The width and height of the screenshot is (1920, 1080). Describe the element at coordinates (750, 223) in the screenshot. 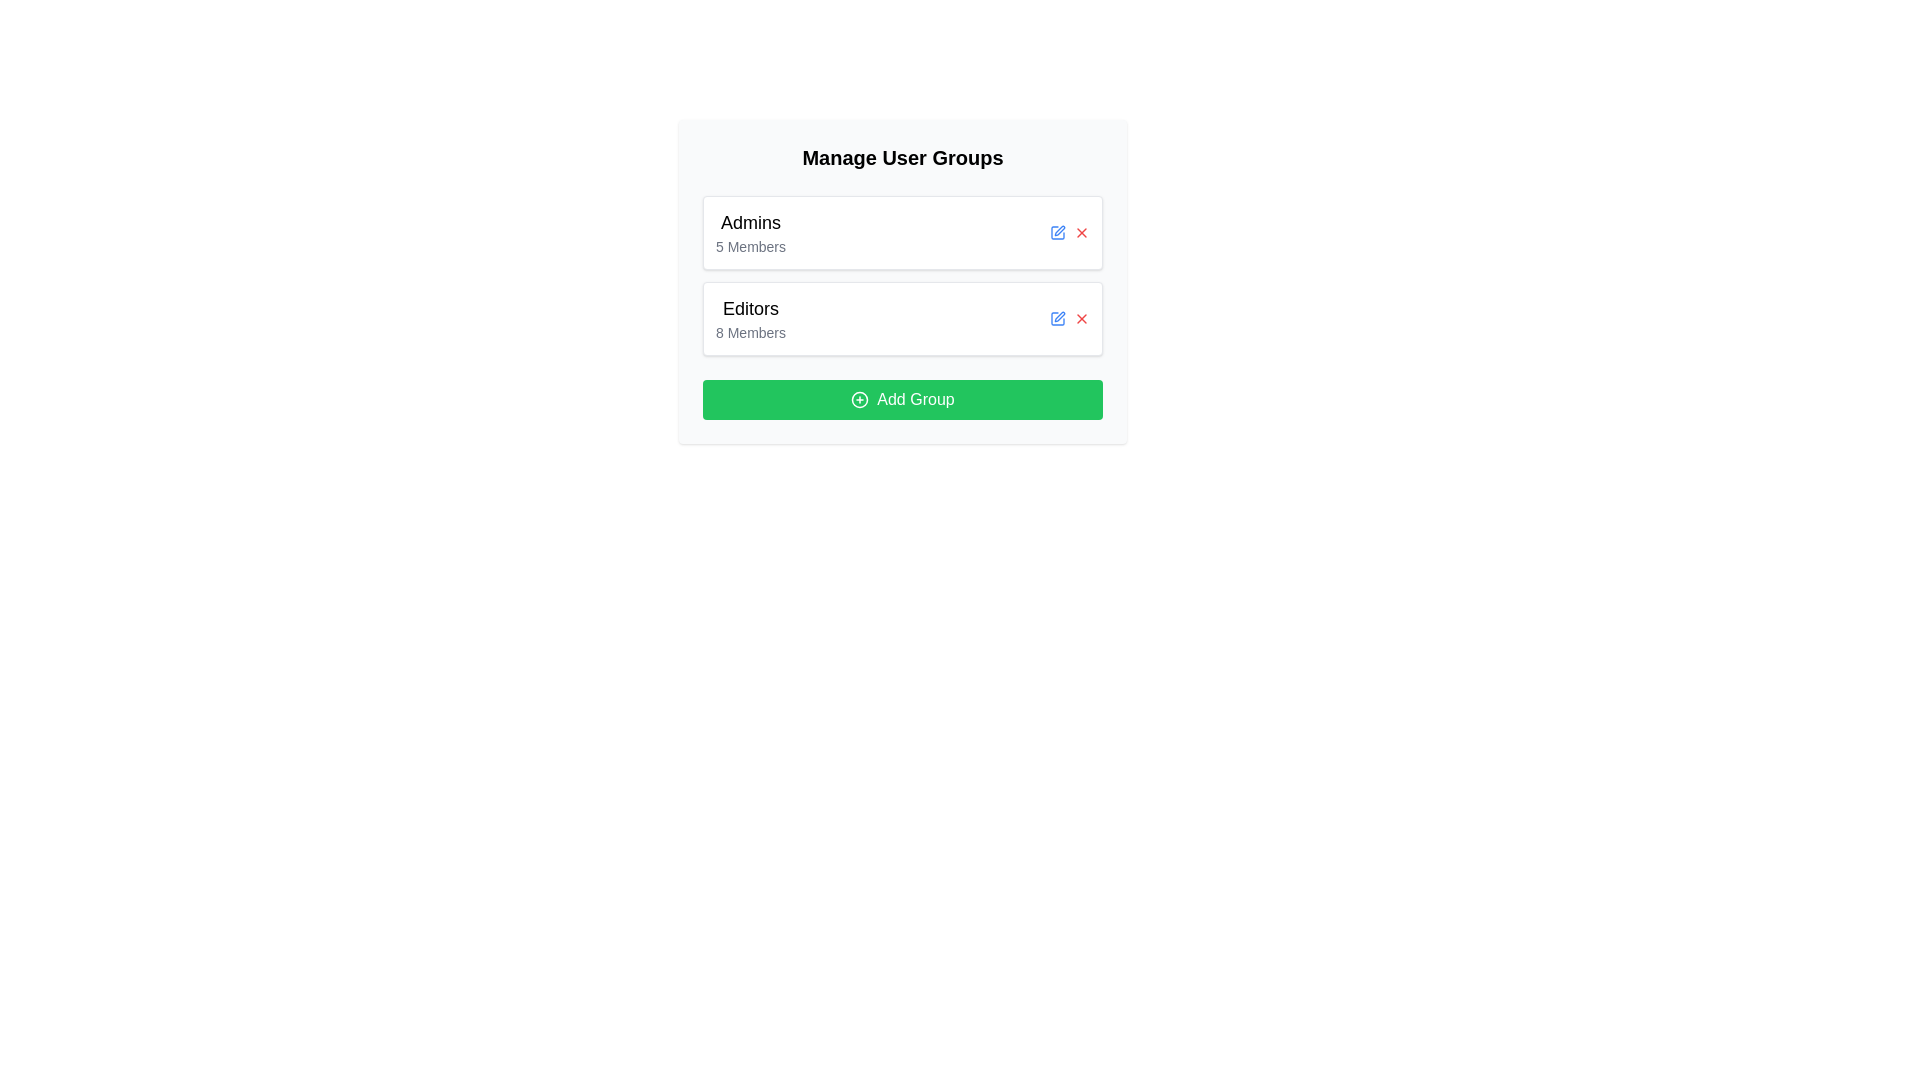

I see `the bold text label displaying 'Admins' located above the '5 Members' text in the 'Manage User Groups' section` at that location.